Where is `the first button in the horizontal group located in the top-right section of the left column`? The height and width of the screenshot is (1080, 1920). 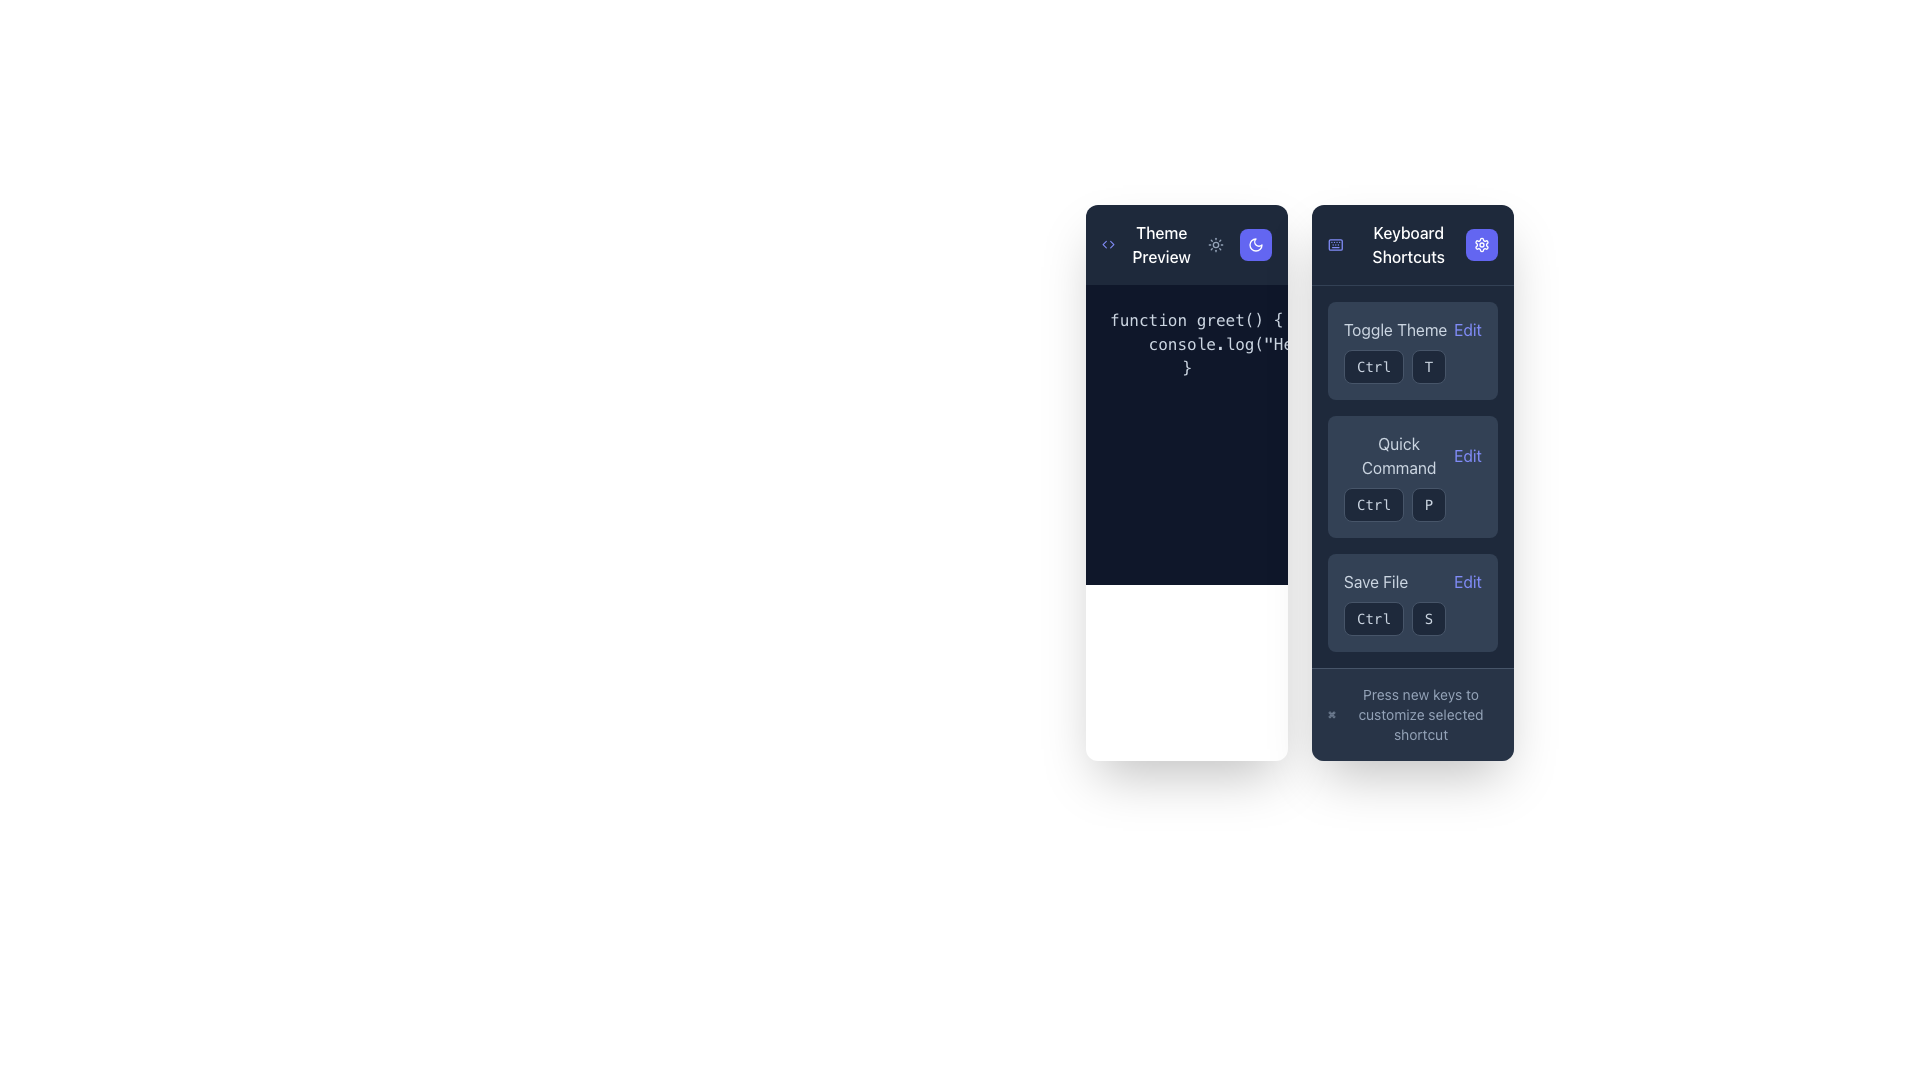
the first button in the horizontal group located in the top-right section of the left column is located at coordinates (1214, 244).